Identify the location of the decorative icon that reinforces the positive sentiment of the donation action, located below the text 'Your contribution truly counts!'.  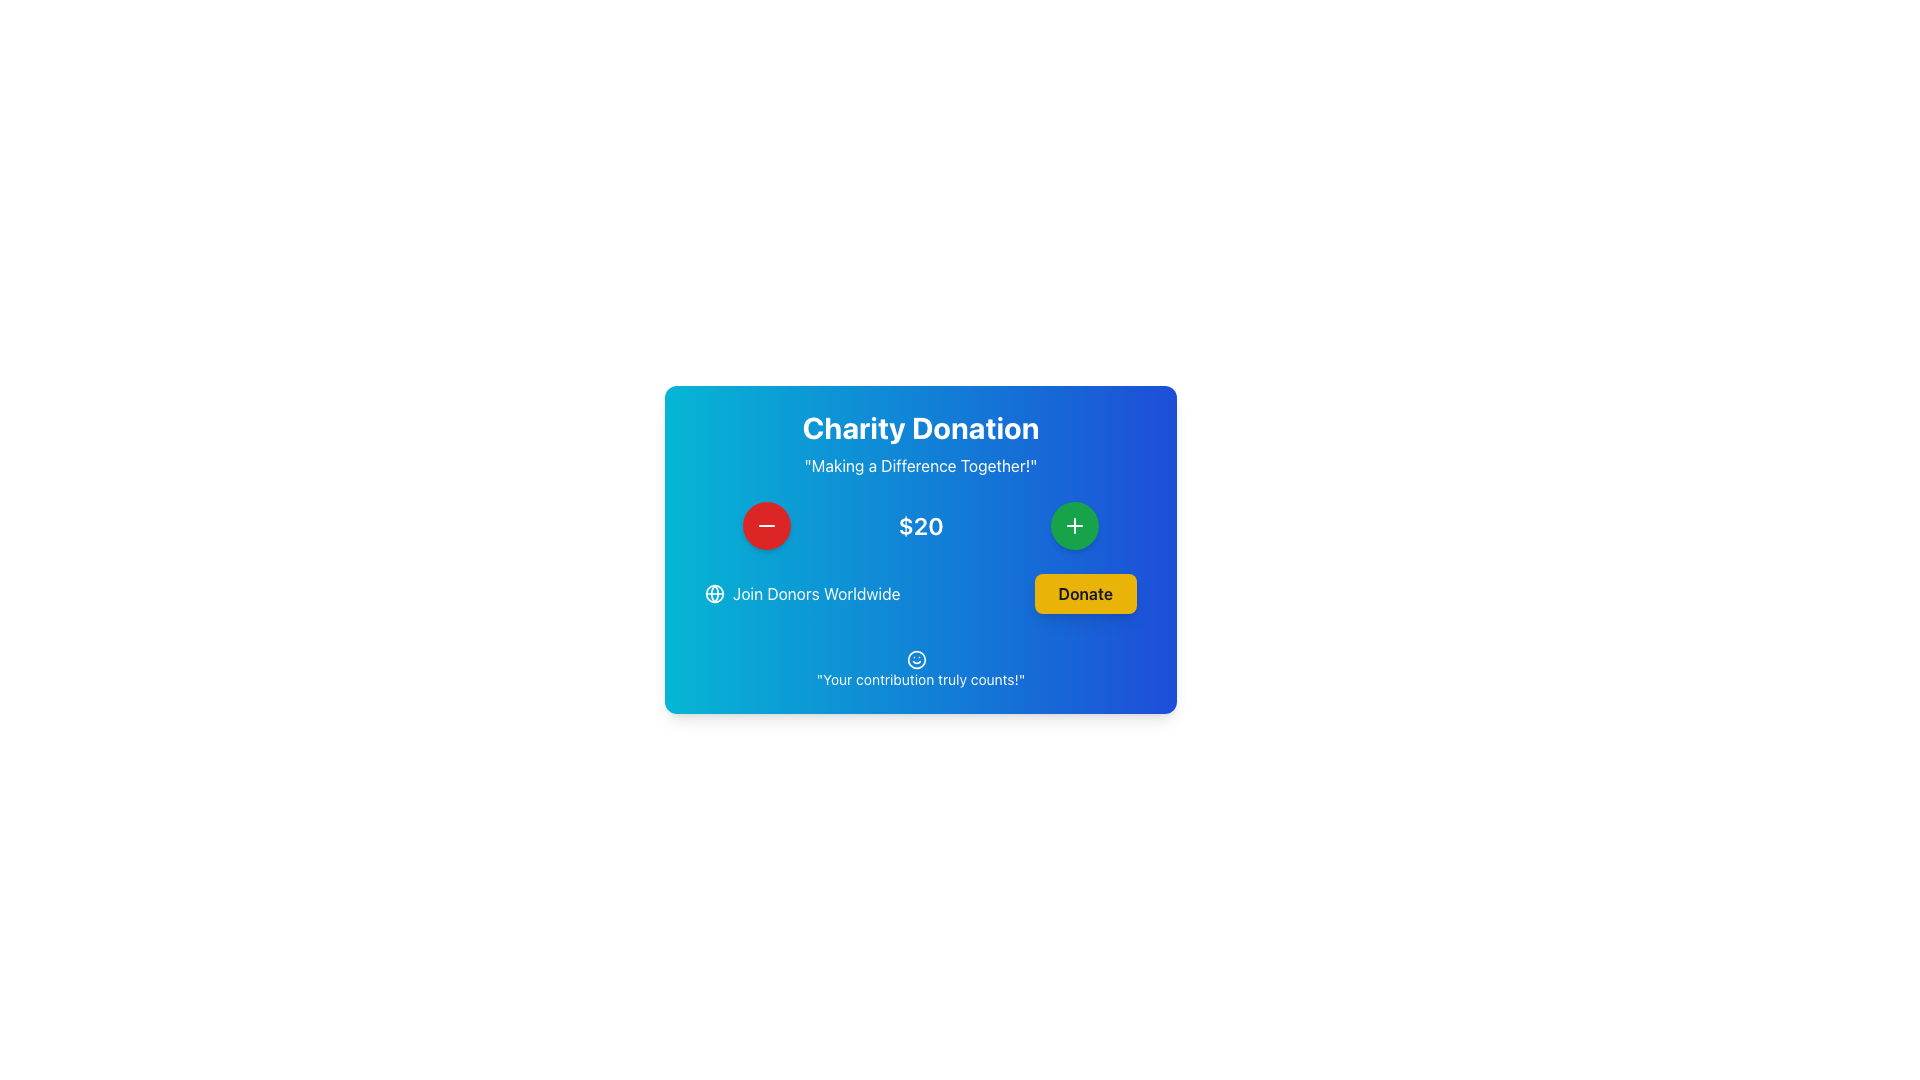
(915, 659).